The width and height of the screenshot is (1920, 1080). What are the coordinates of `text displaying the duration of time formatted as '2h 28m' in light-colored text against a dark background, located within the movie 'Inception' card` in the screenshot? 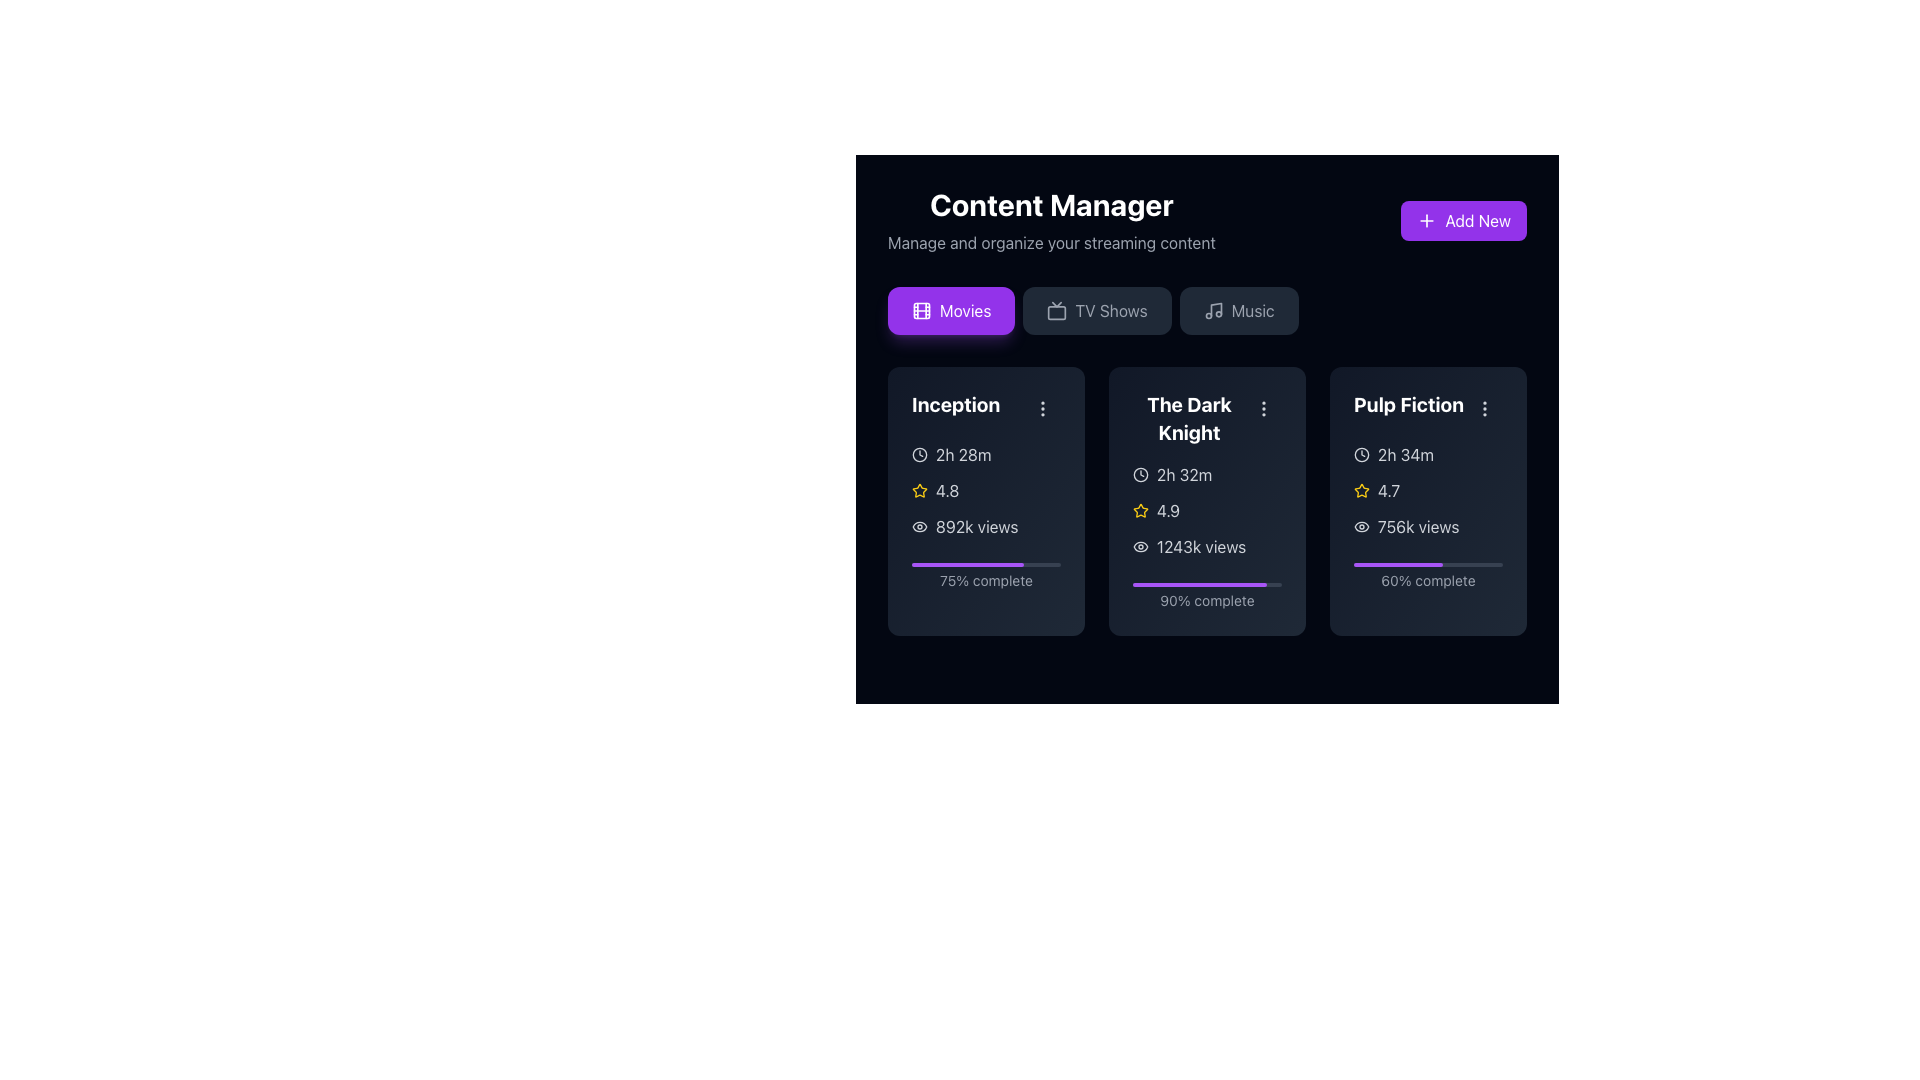 It's located at (963, 455).